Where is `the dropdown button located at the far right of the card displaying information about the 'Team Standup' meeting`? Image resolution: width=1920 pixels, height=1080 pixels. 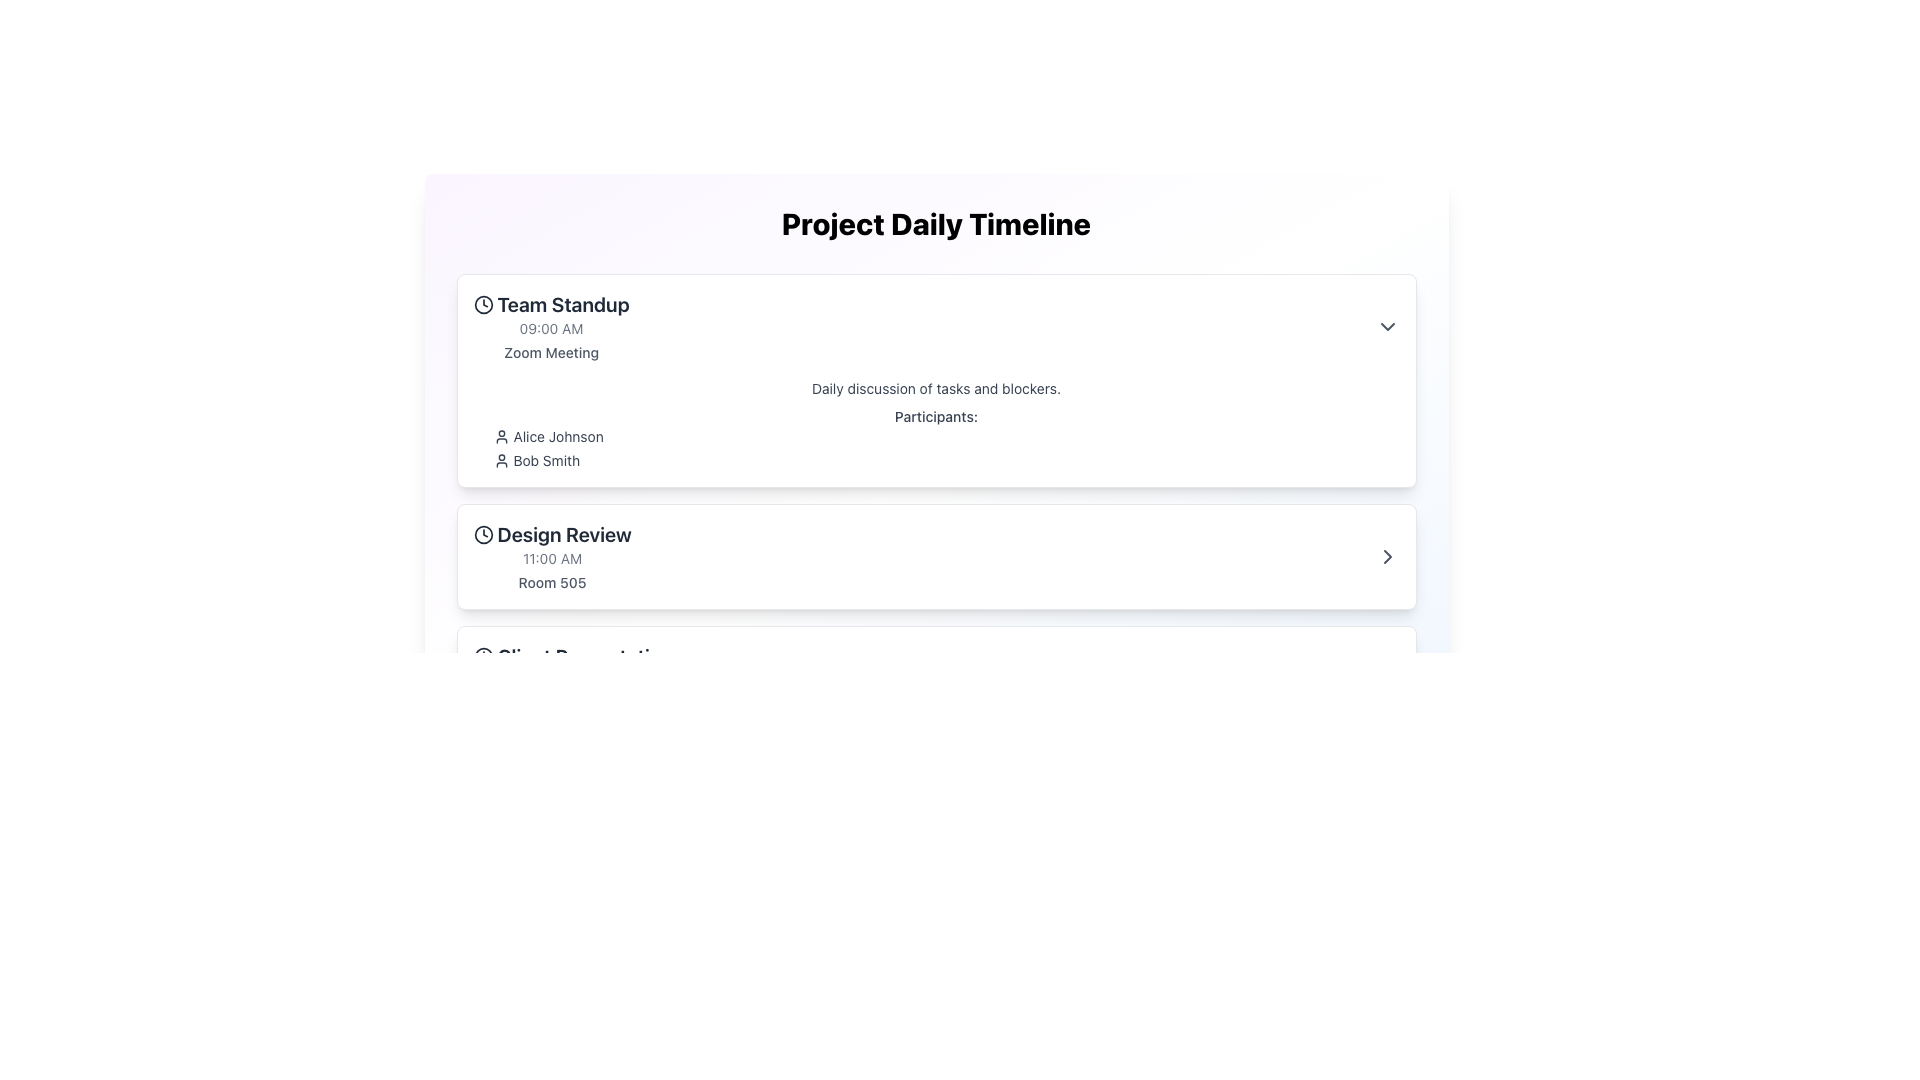
the dropdown button located at the far right of the card displaying information about the 'Team Standup' meeting is located at coordinates (1386, 326).